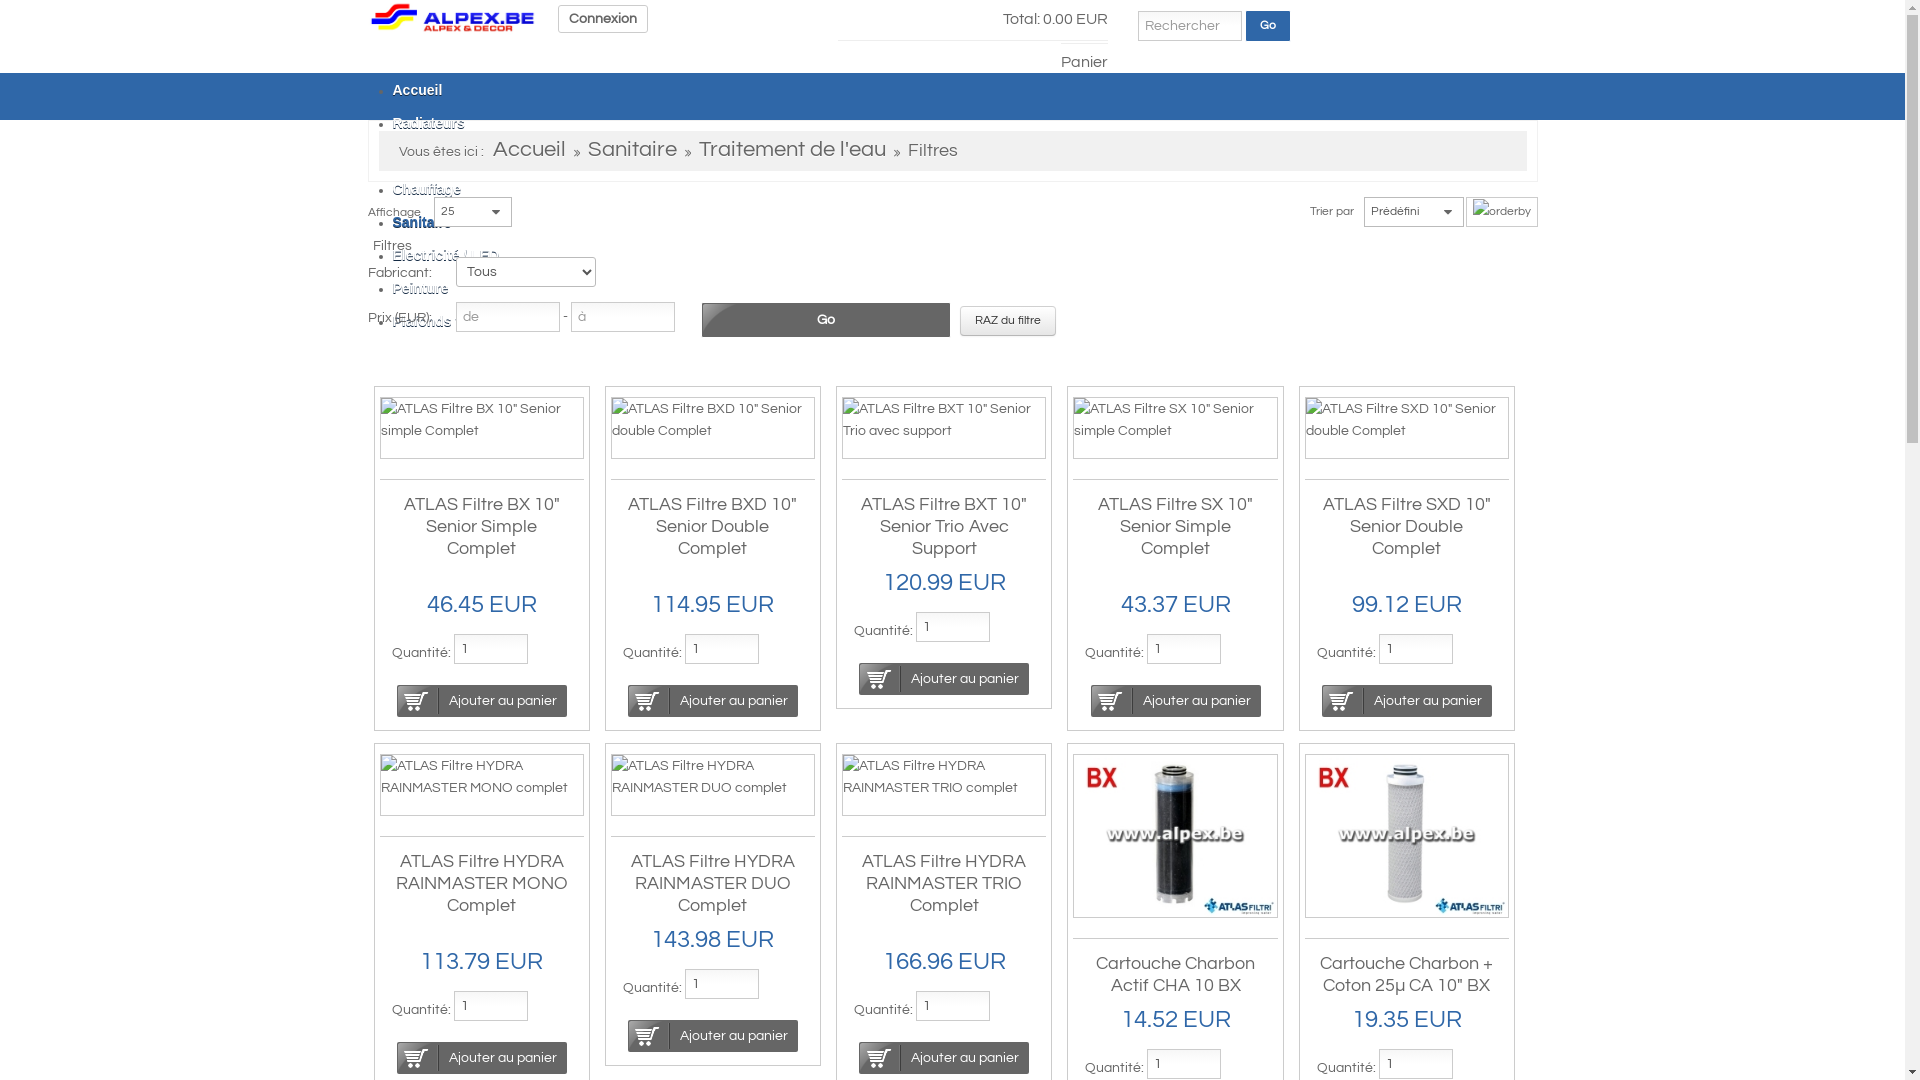 The width and height of the screenshot is (1920, 1080). Describe the element at coordinates (528, 149) in the screenshot. I see `'Accueil'` at that location.